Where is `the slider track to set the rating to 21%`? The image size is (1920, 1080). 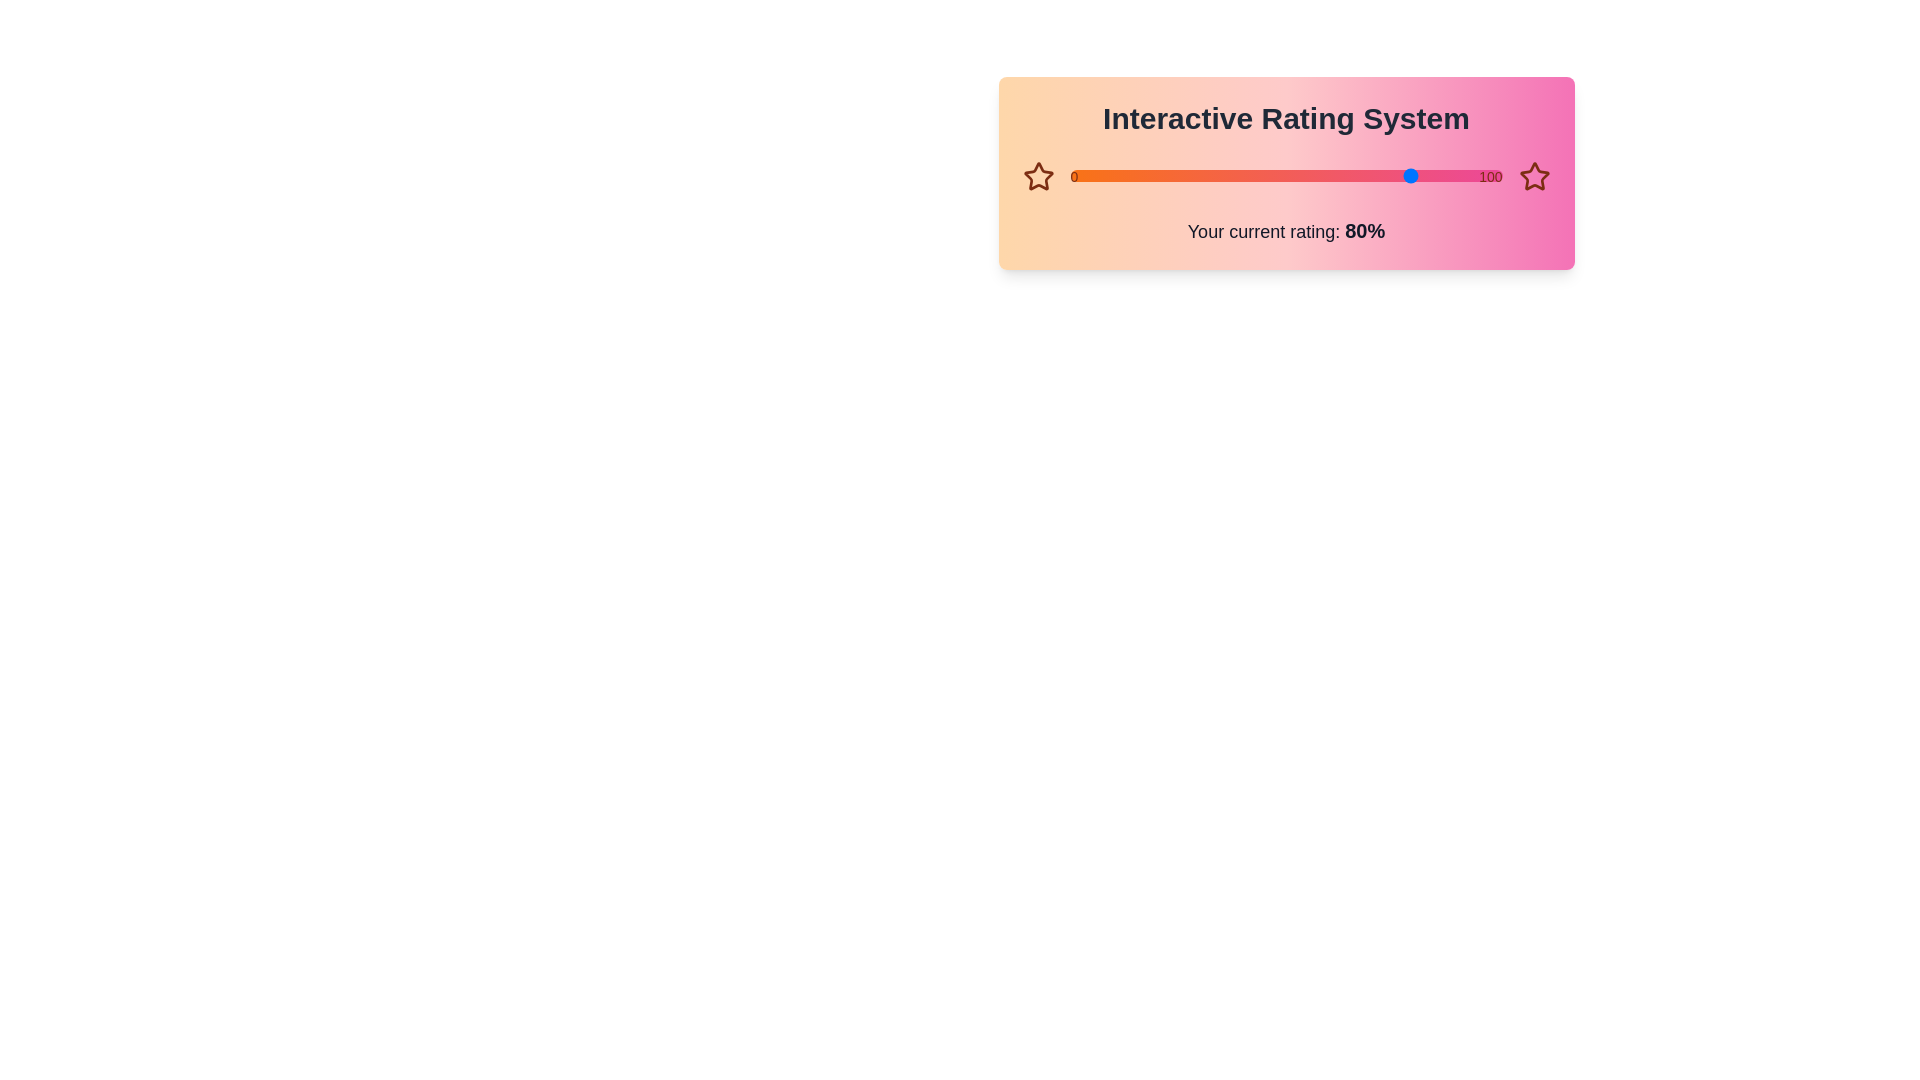 the slider track to set the rating to 21% is located at coordinates (1161, 175).